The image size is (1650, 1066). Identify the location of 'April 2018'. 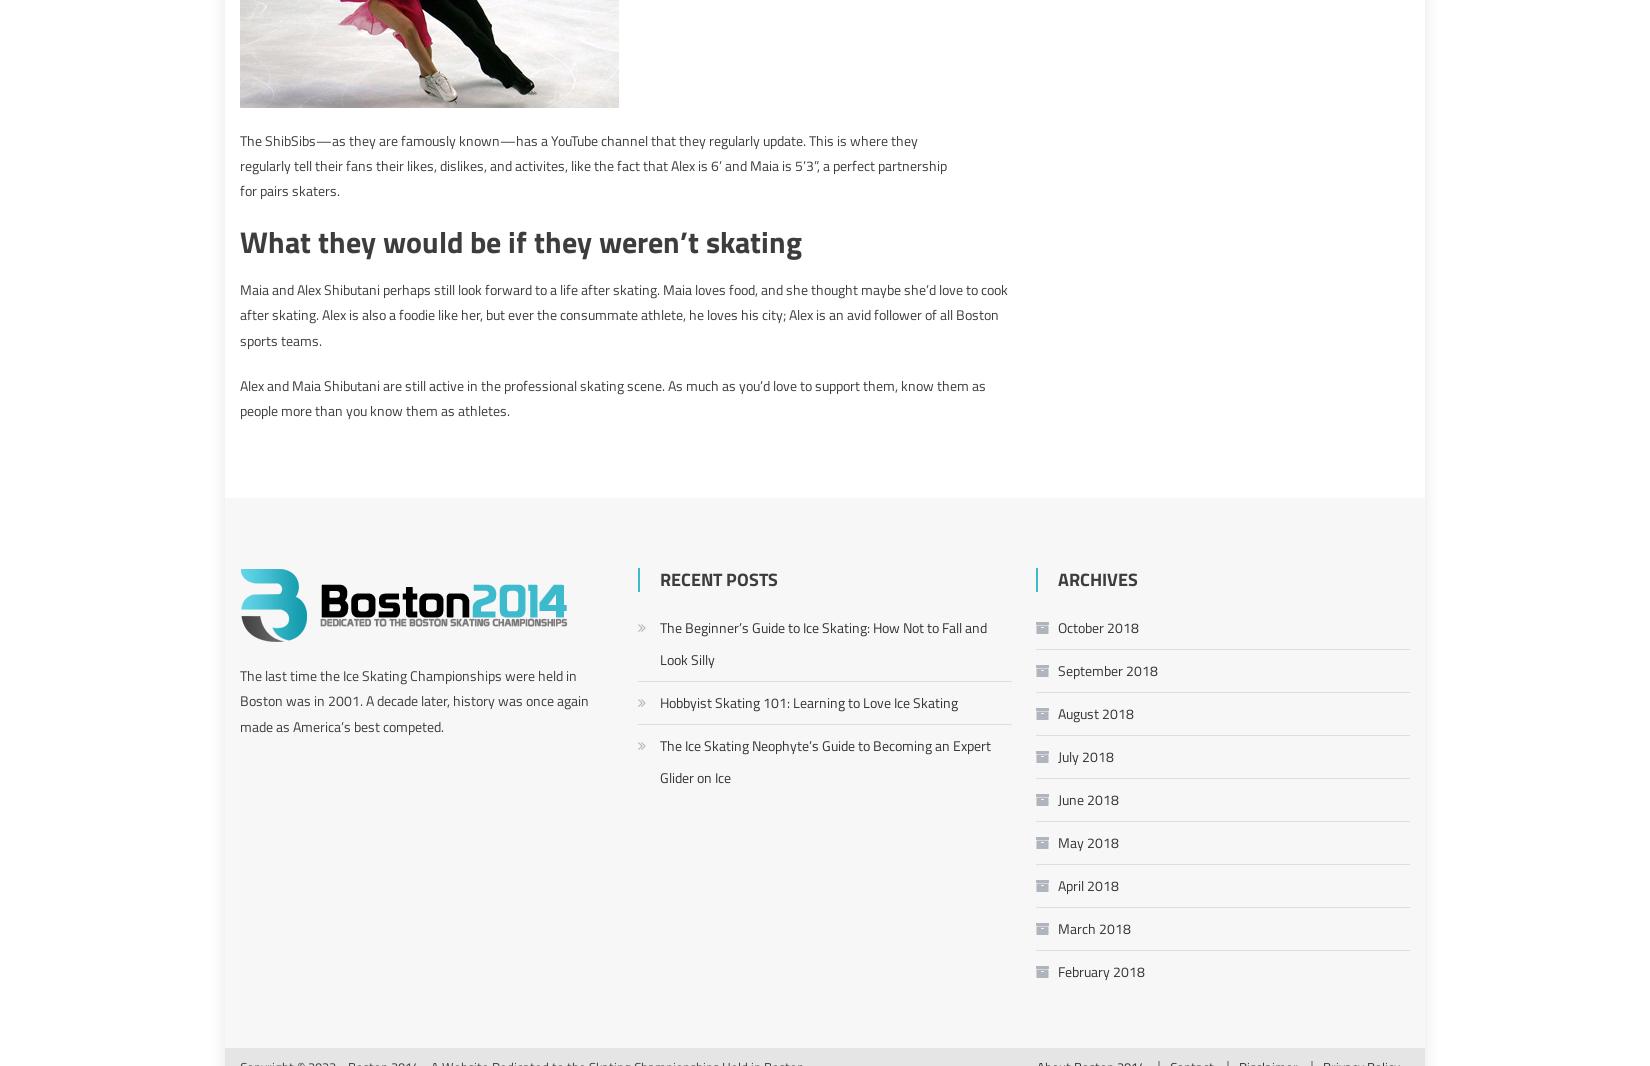
(1087, 884).